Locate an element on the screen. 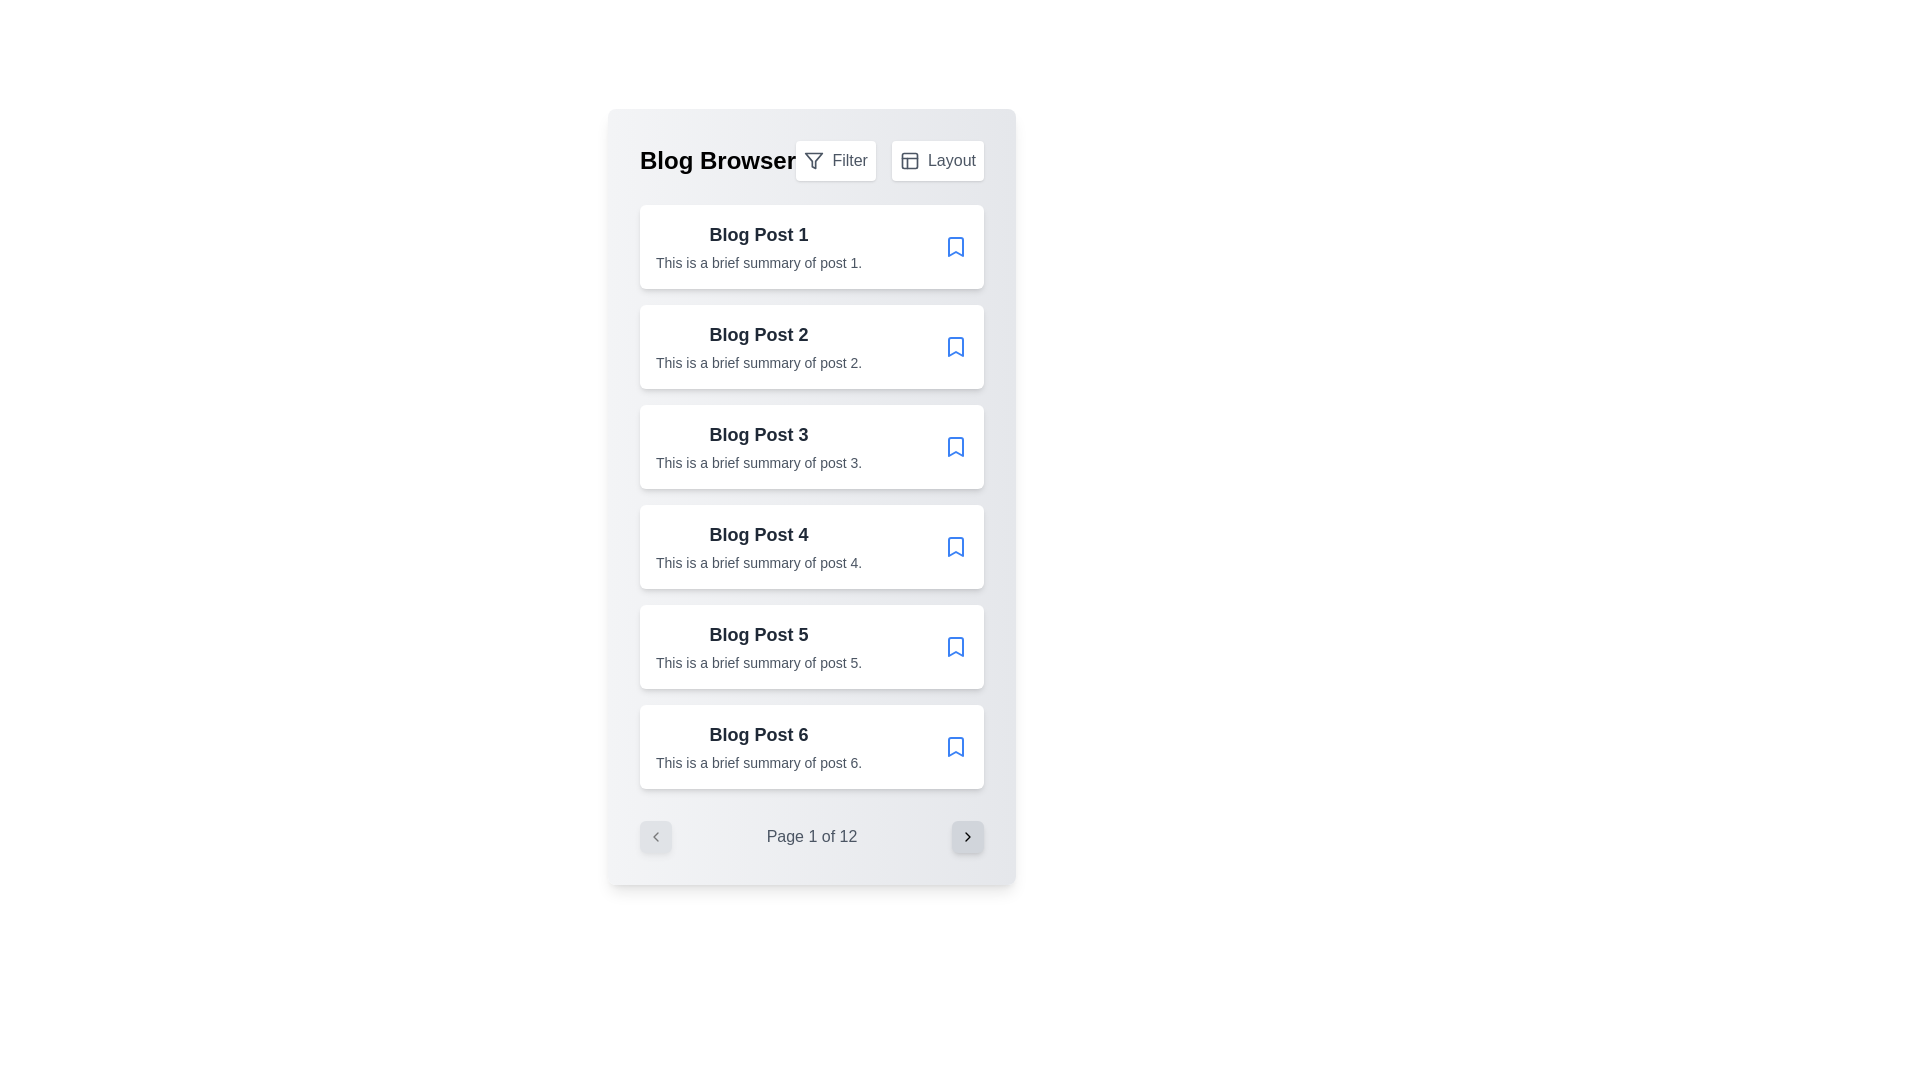 The height and width of the screenshot is (1080, 1920). the filter icon in the middle section of the Header with interactive controls to apply filters is located at coordinates (811, 160).